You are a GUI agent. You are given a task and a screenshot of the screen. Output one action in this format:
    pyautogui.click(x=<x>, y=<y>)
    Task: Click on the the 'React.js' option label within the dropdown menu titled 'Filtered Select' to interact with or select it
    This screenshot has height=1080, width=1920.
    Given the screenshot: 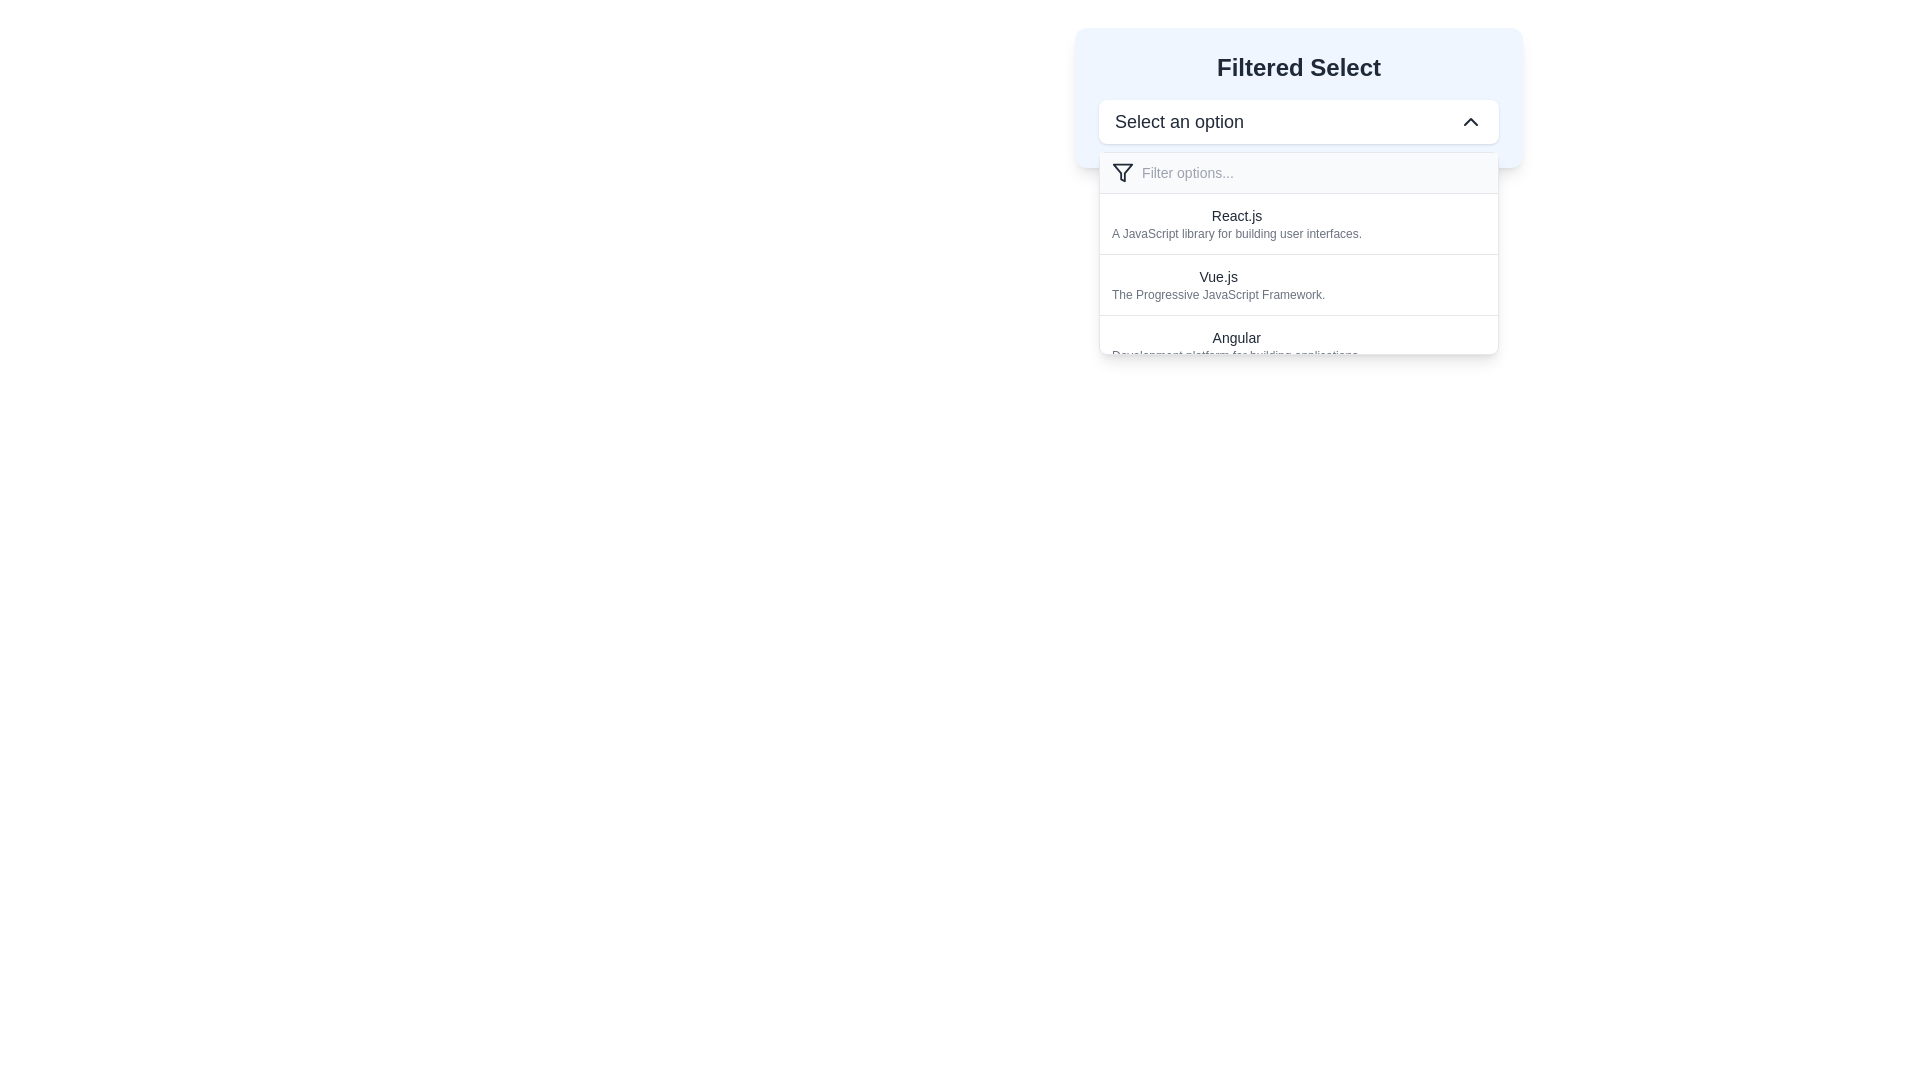 What is the action you would take?
    pyautogui.click(x=1236, y=216)
    